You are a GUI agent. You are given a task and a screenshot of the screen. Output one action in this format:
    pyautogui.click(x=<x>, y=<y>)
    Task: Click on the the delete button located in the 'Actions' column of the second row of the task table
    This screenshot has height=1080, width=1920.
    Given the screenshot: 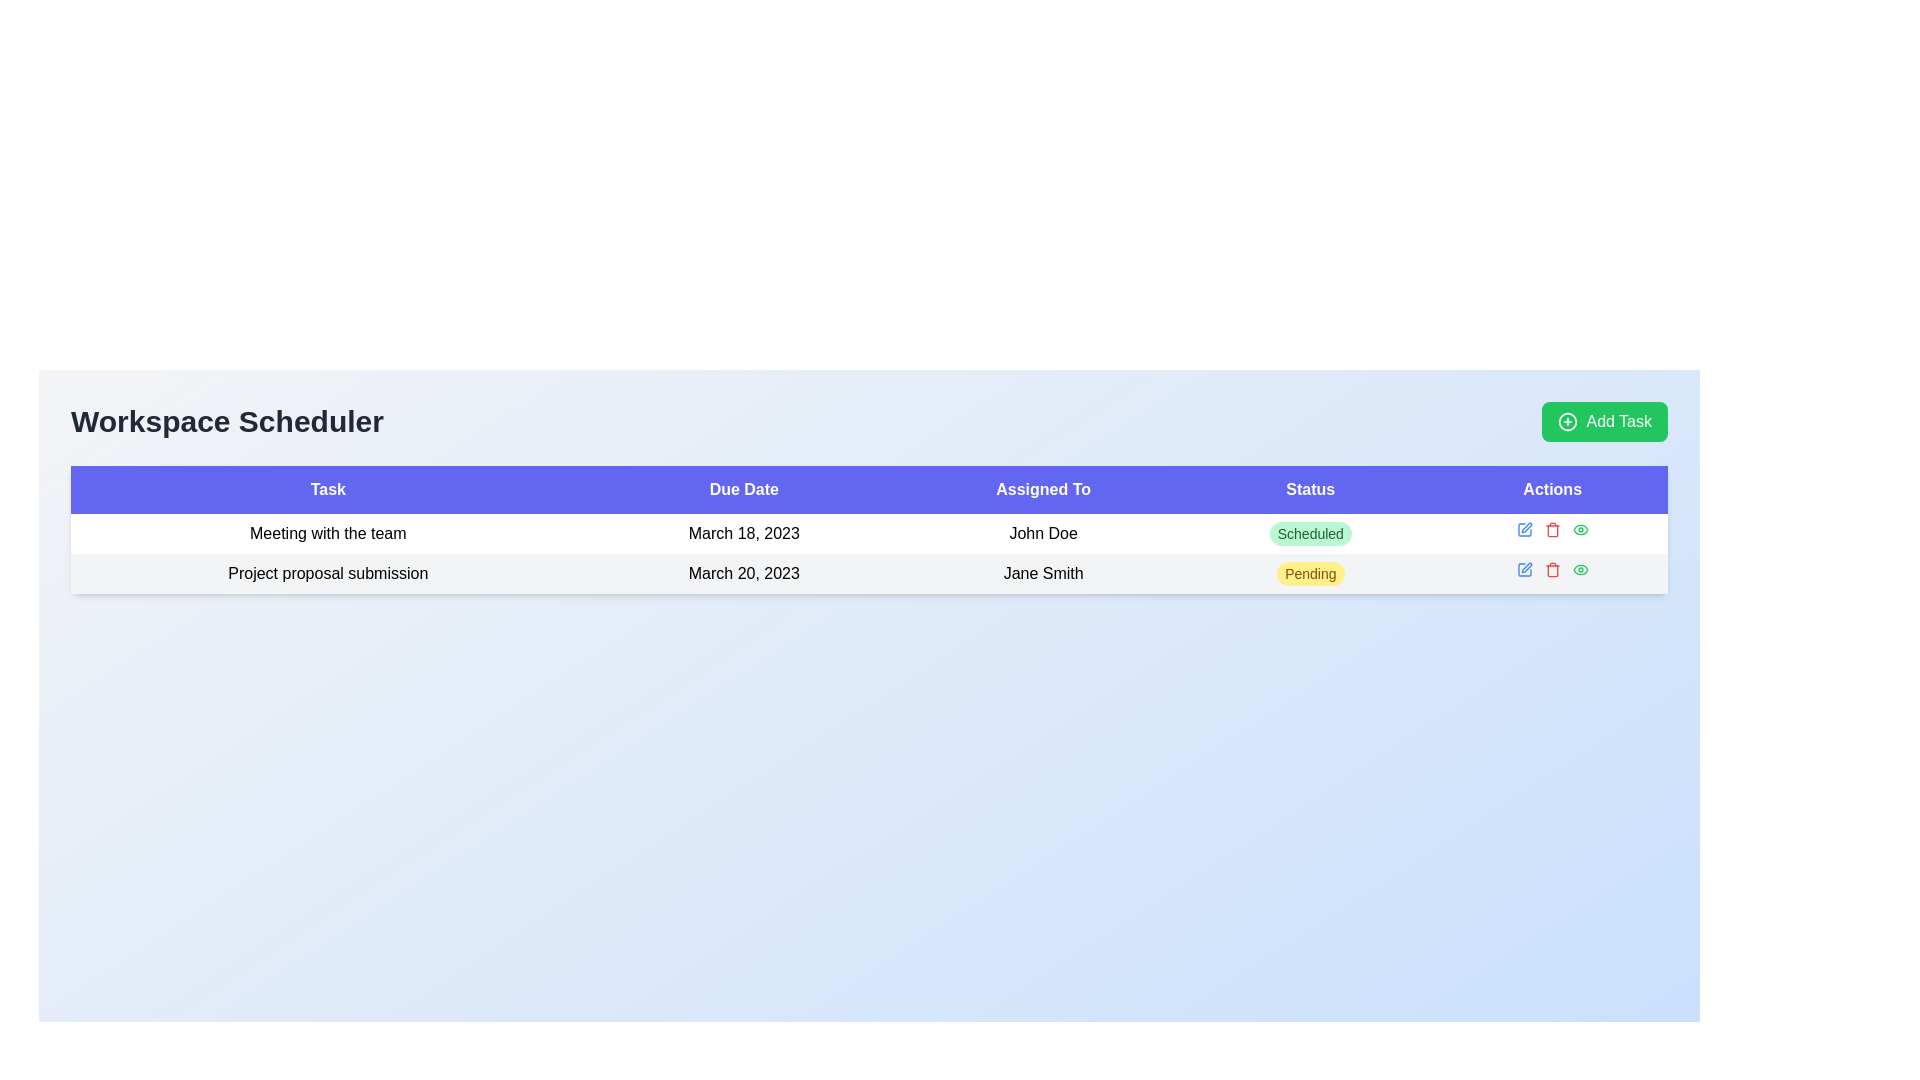 What is the action you would take?
    pyautogui.click(x=1551, y=528)
    